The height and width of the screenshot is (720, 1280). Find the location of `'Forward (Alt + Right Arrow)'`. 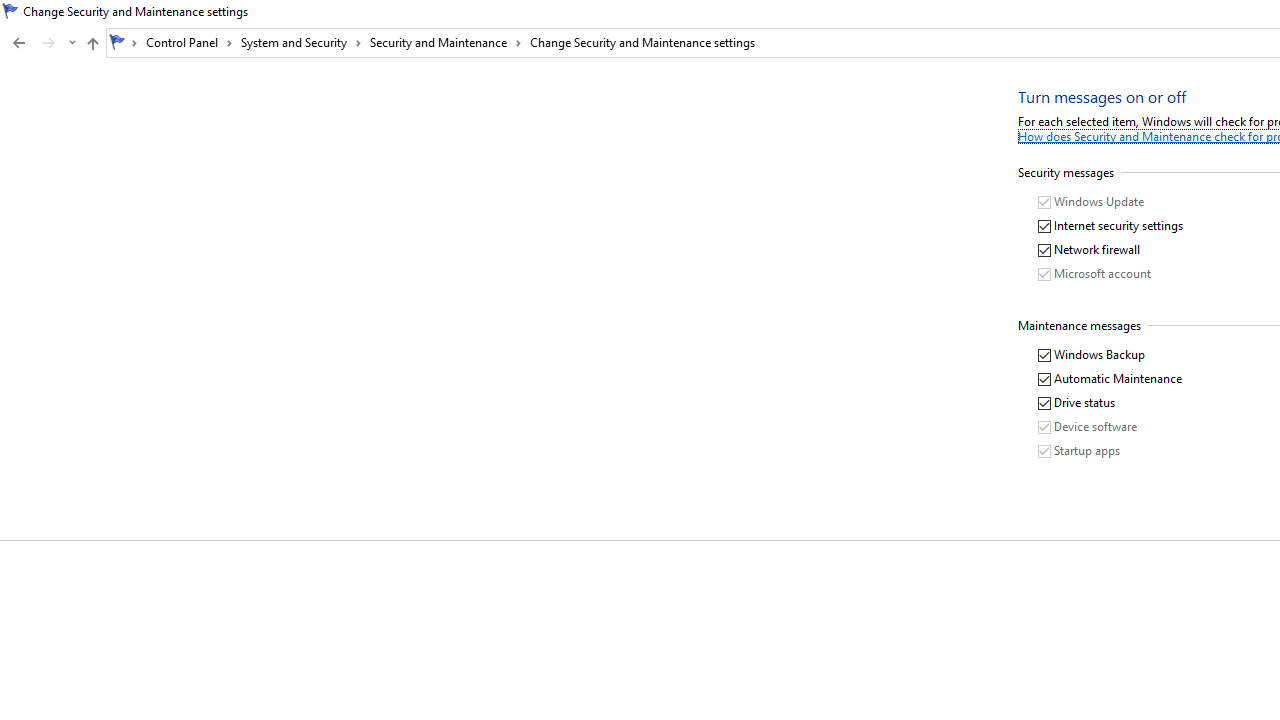

'Forward (Alt + Right Arrow)' is located at coordinates (49, 43).